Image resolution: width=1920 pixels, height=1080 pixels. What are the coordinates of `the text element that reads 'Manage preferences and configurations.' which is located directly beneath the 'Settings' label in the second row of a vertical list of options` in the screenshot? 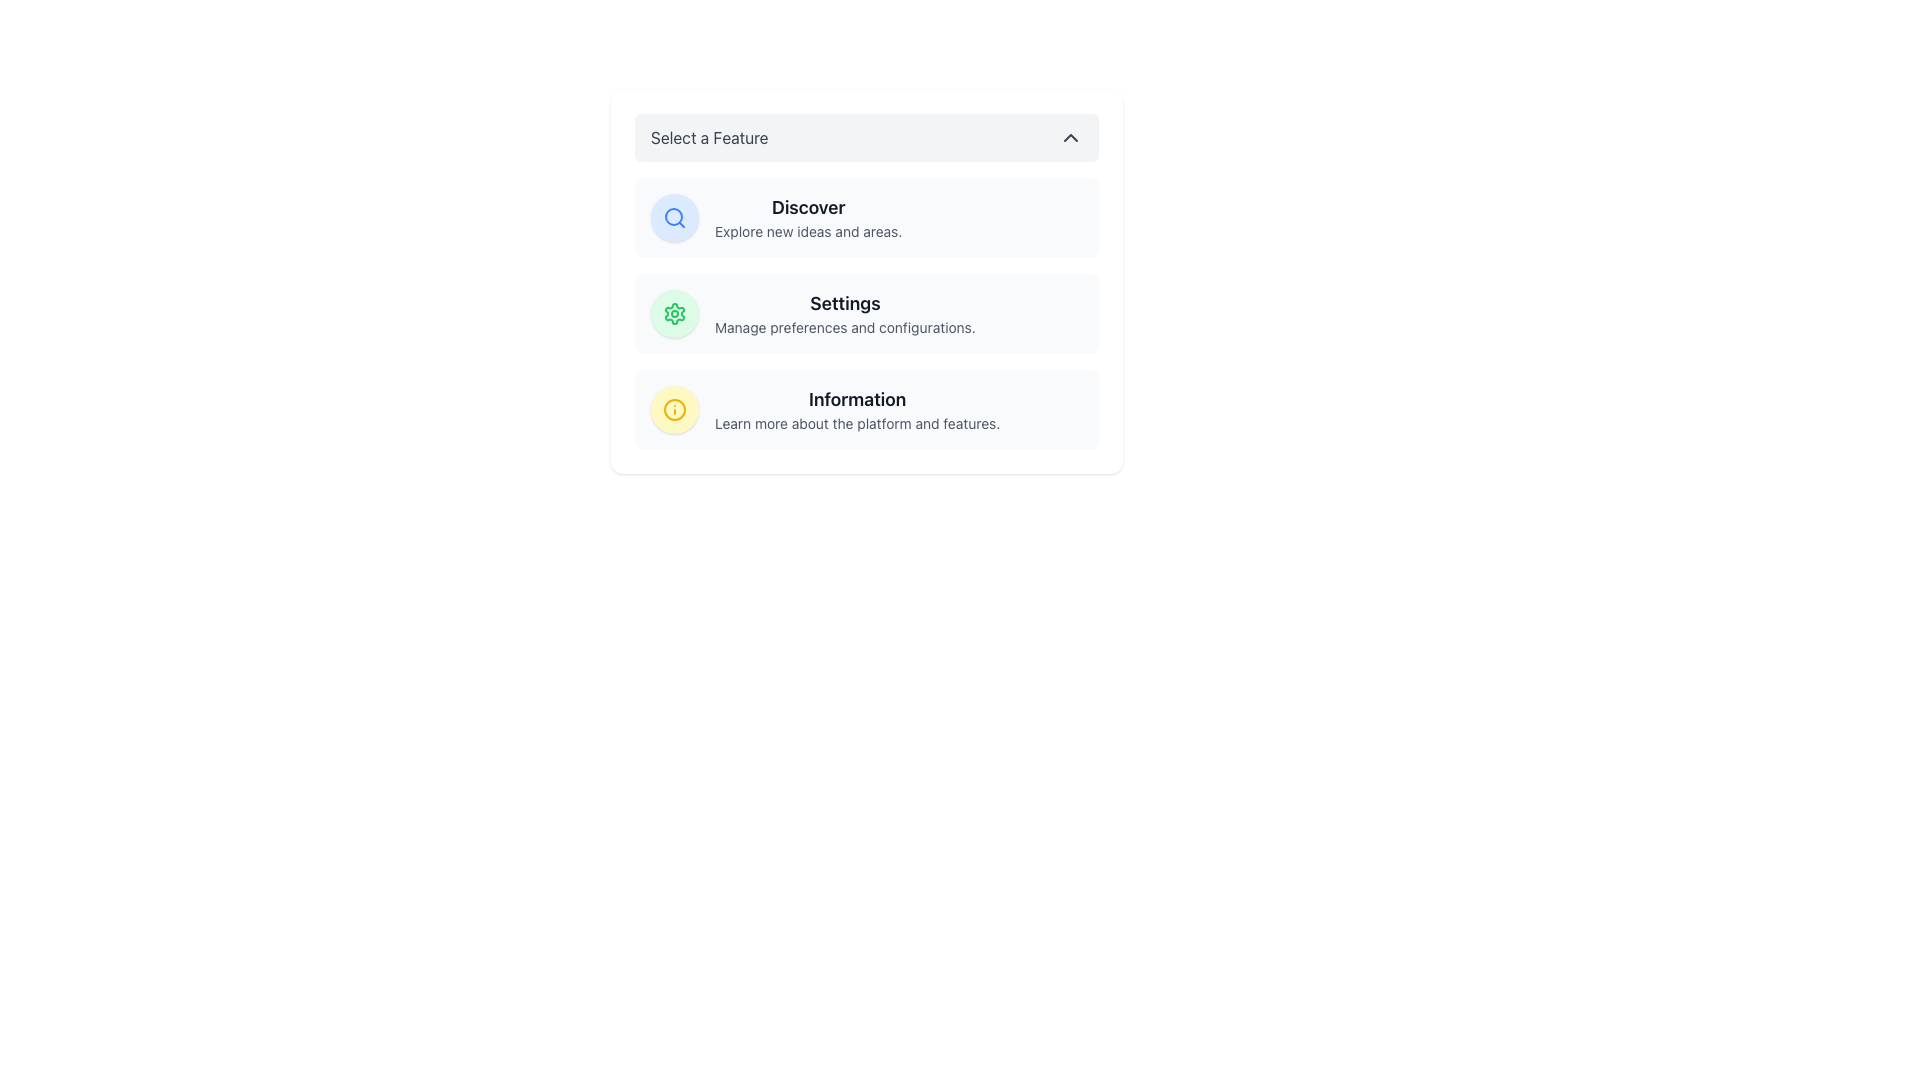 It's located at (845, 326).